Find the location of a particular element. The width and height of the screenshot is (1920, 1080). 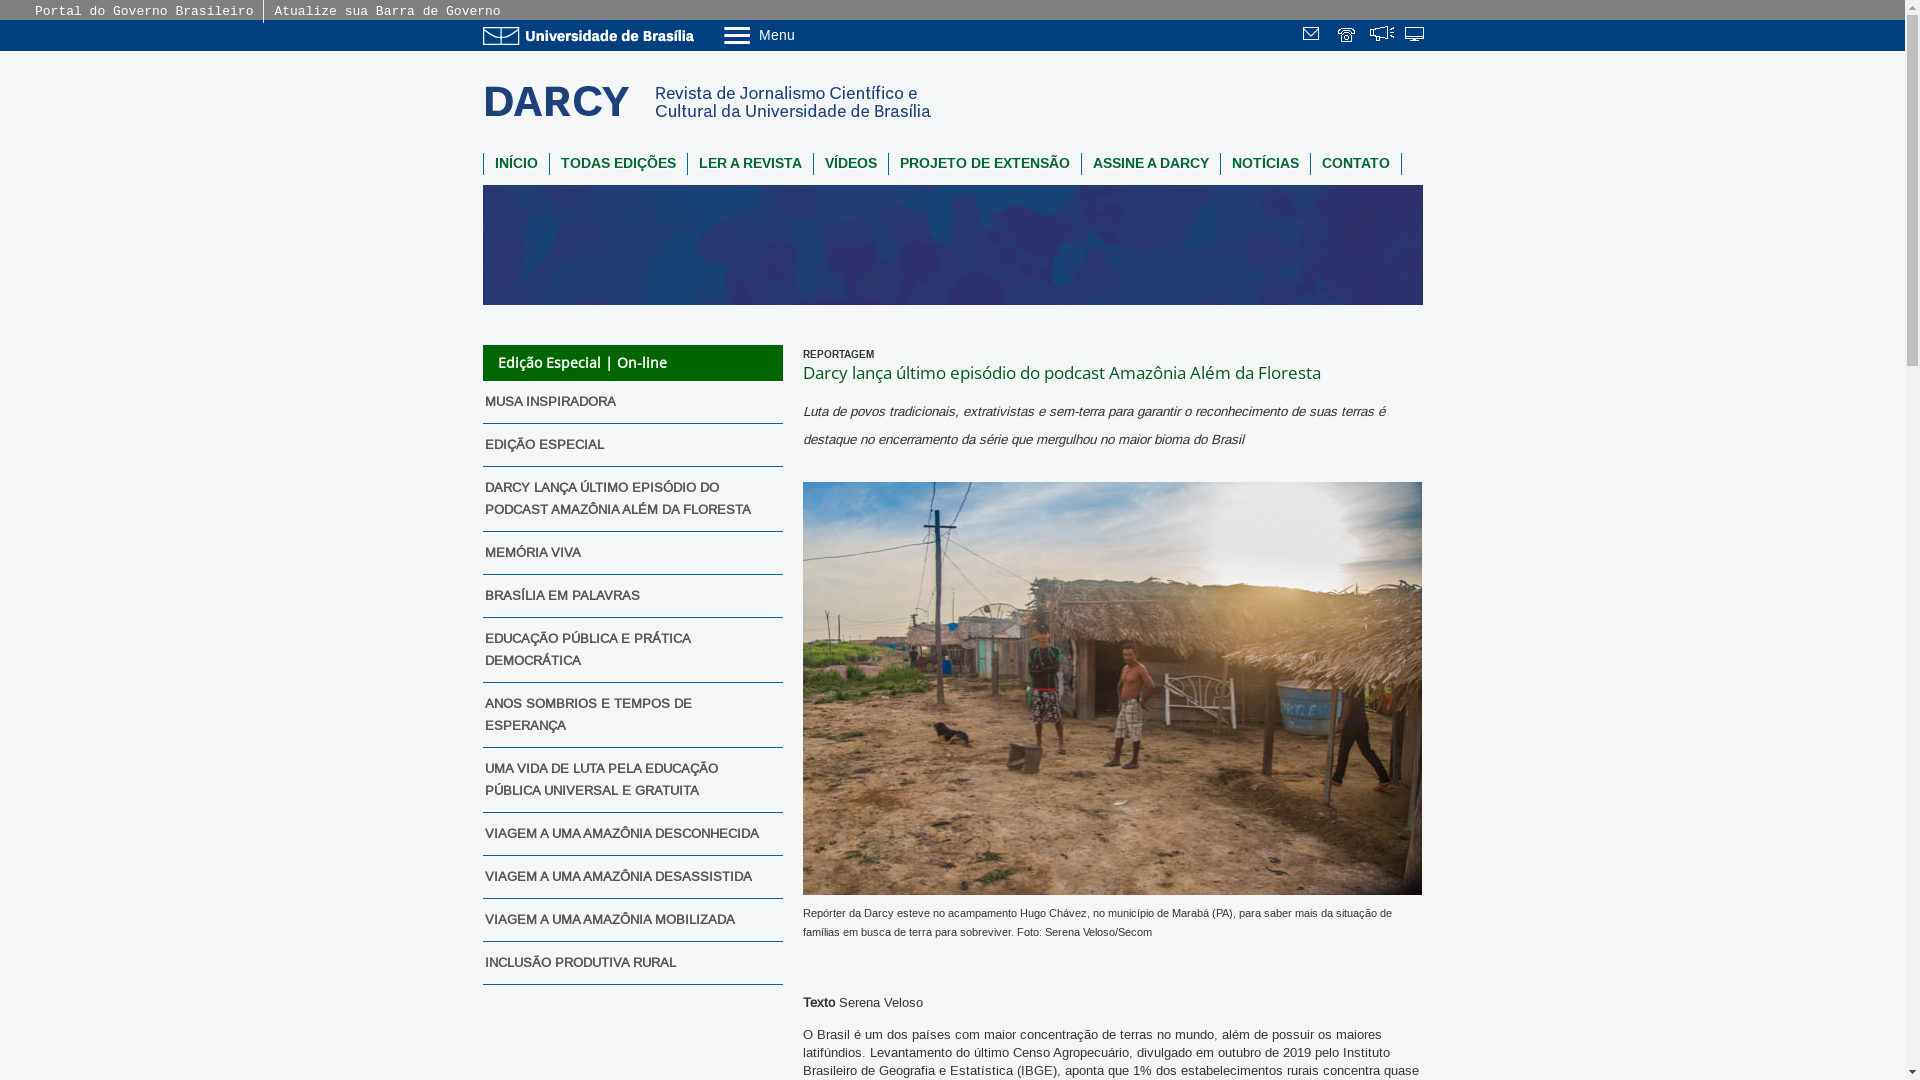

'Webmail' is located at coordinates (1314, 36).